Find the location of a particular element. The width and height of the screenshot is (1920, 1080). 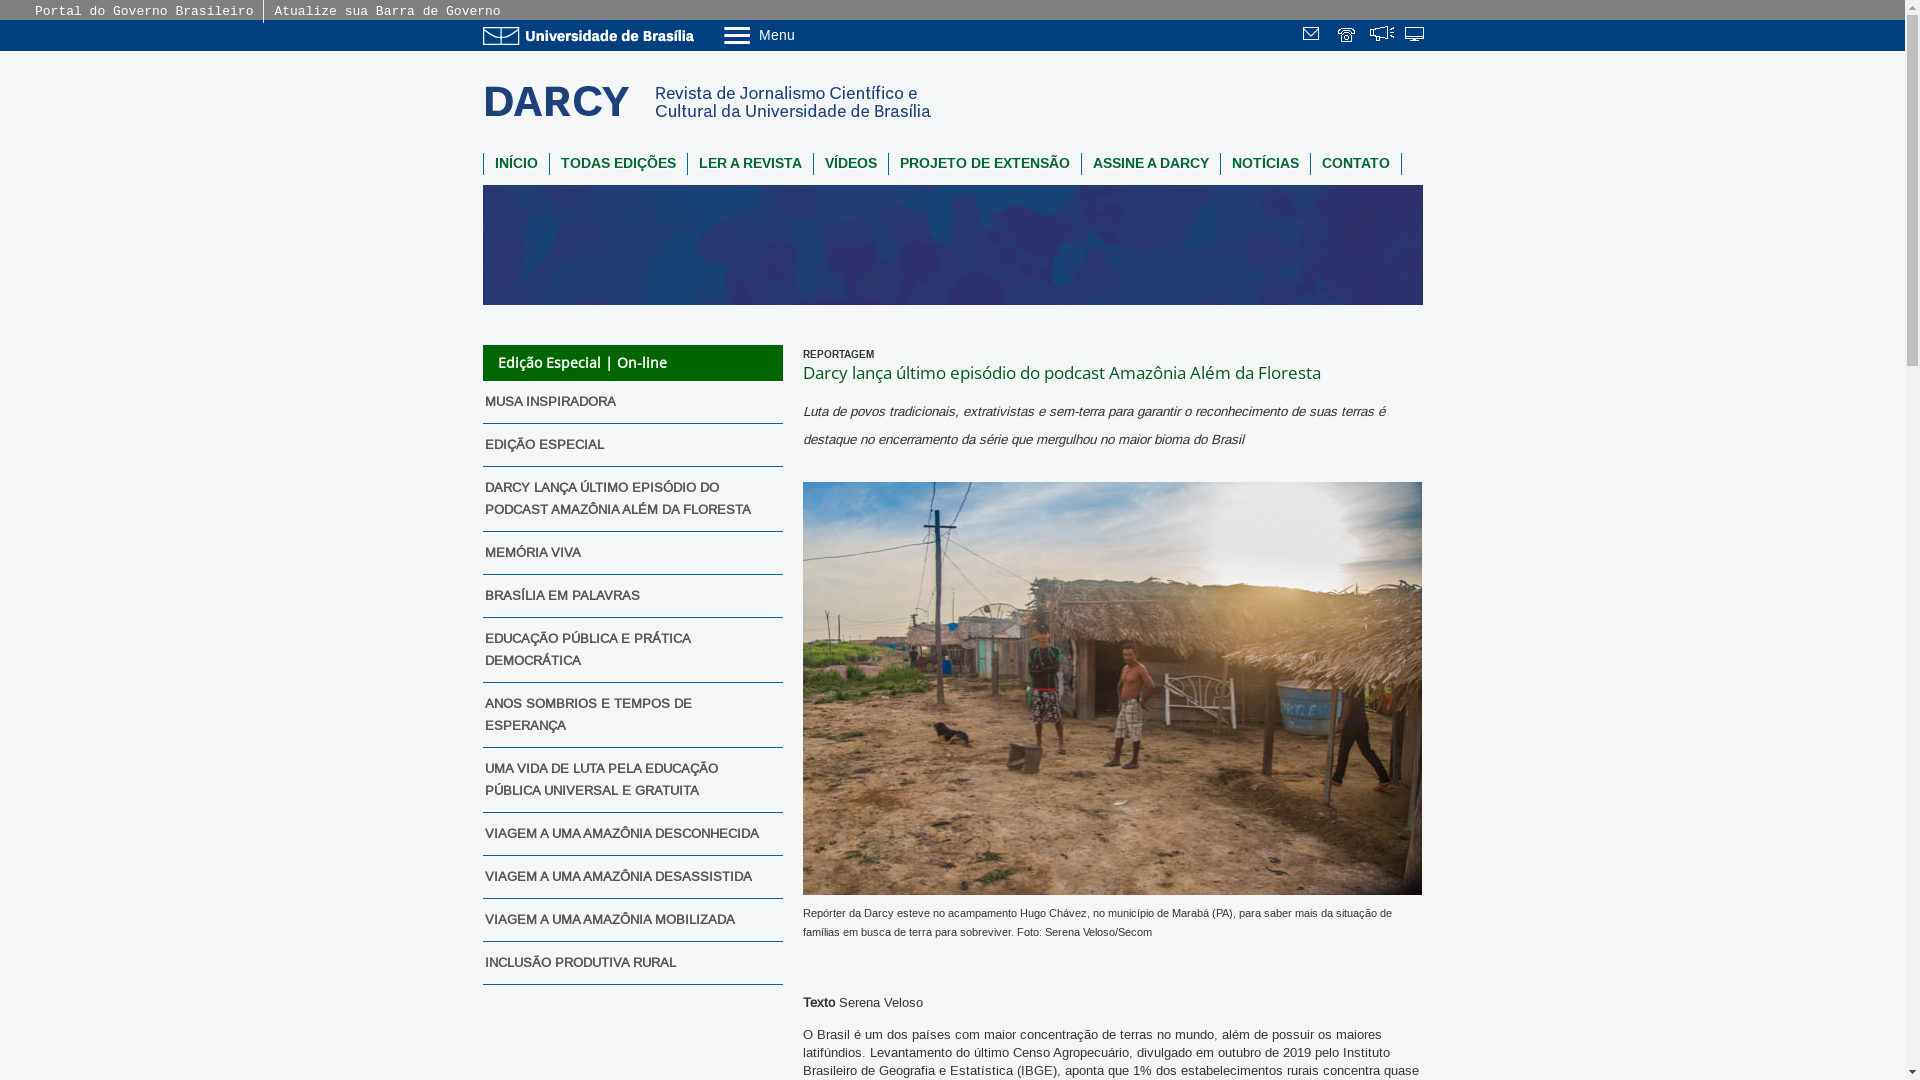

'Webmail' is located at coordinates (1314, 36).